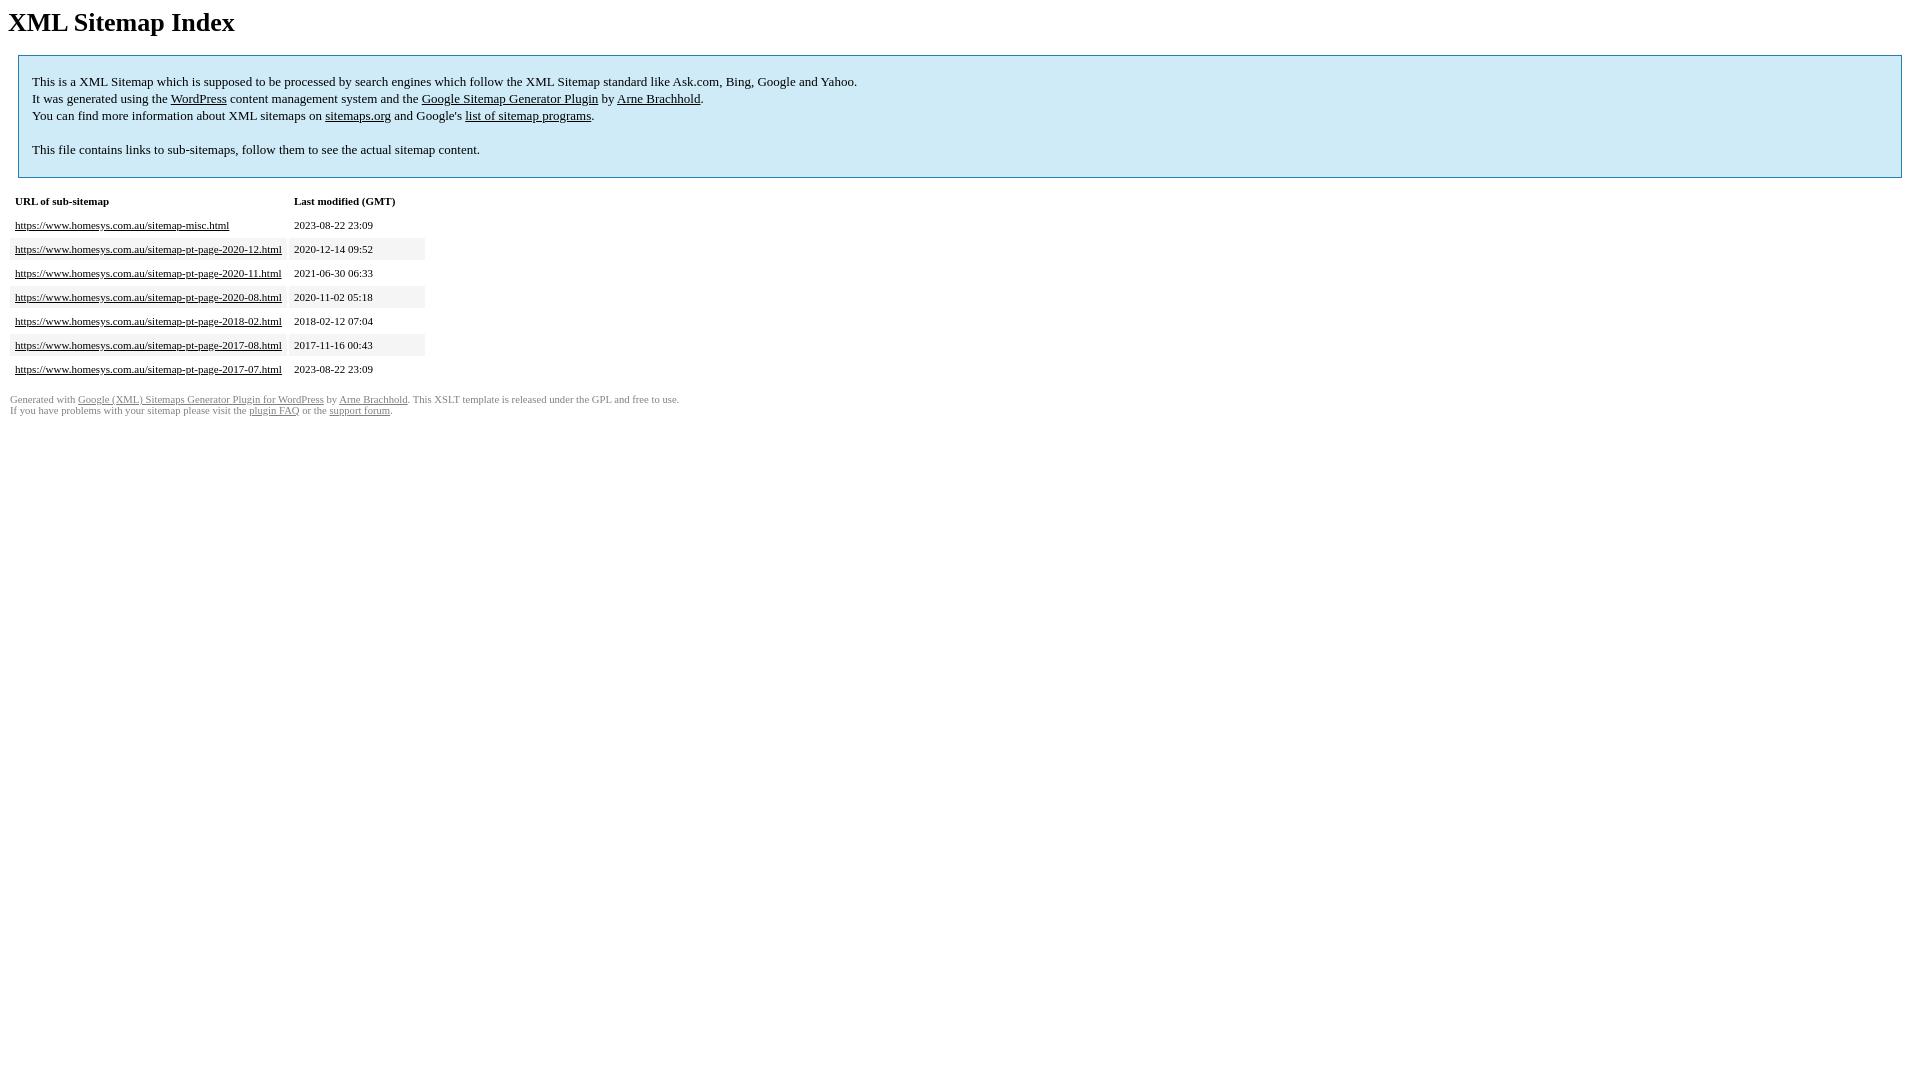 The width and height of the screenshot is (1920, 1080). What do you see at coordinates (329, 409) in the screenshot?
I see `'support forum'` at bounding box center [329, 409].